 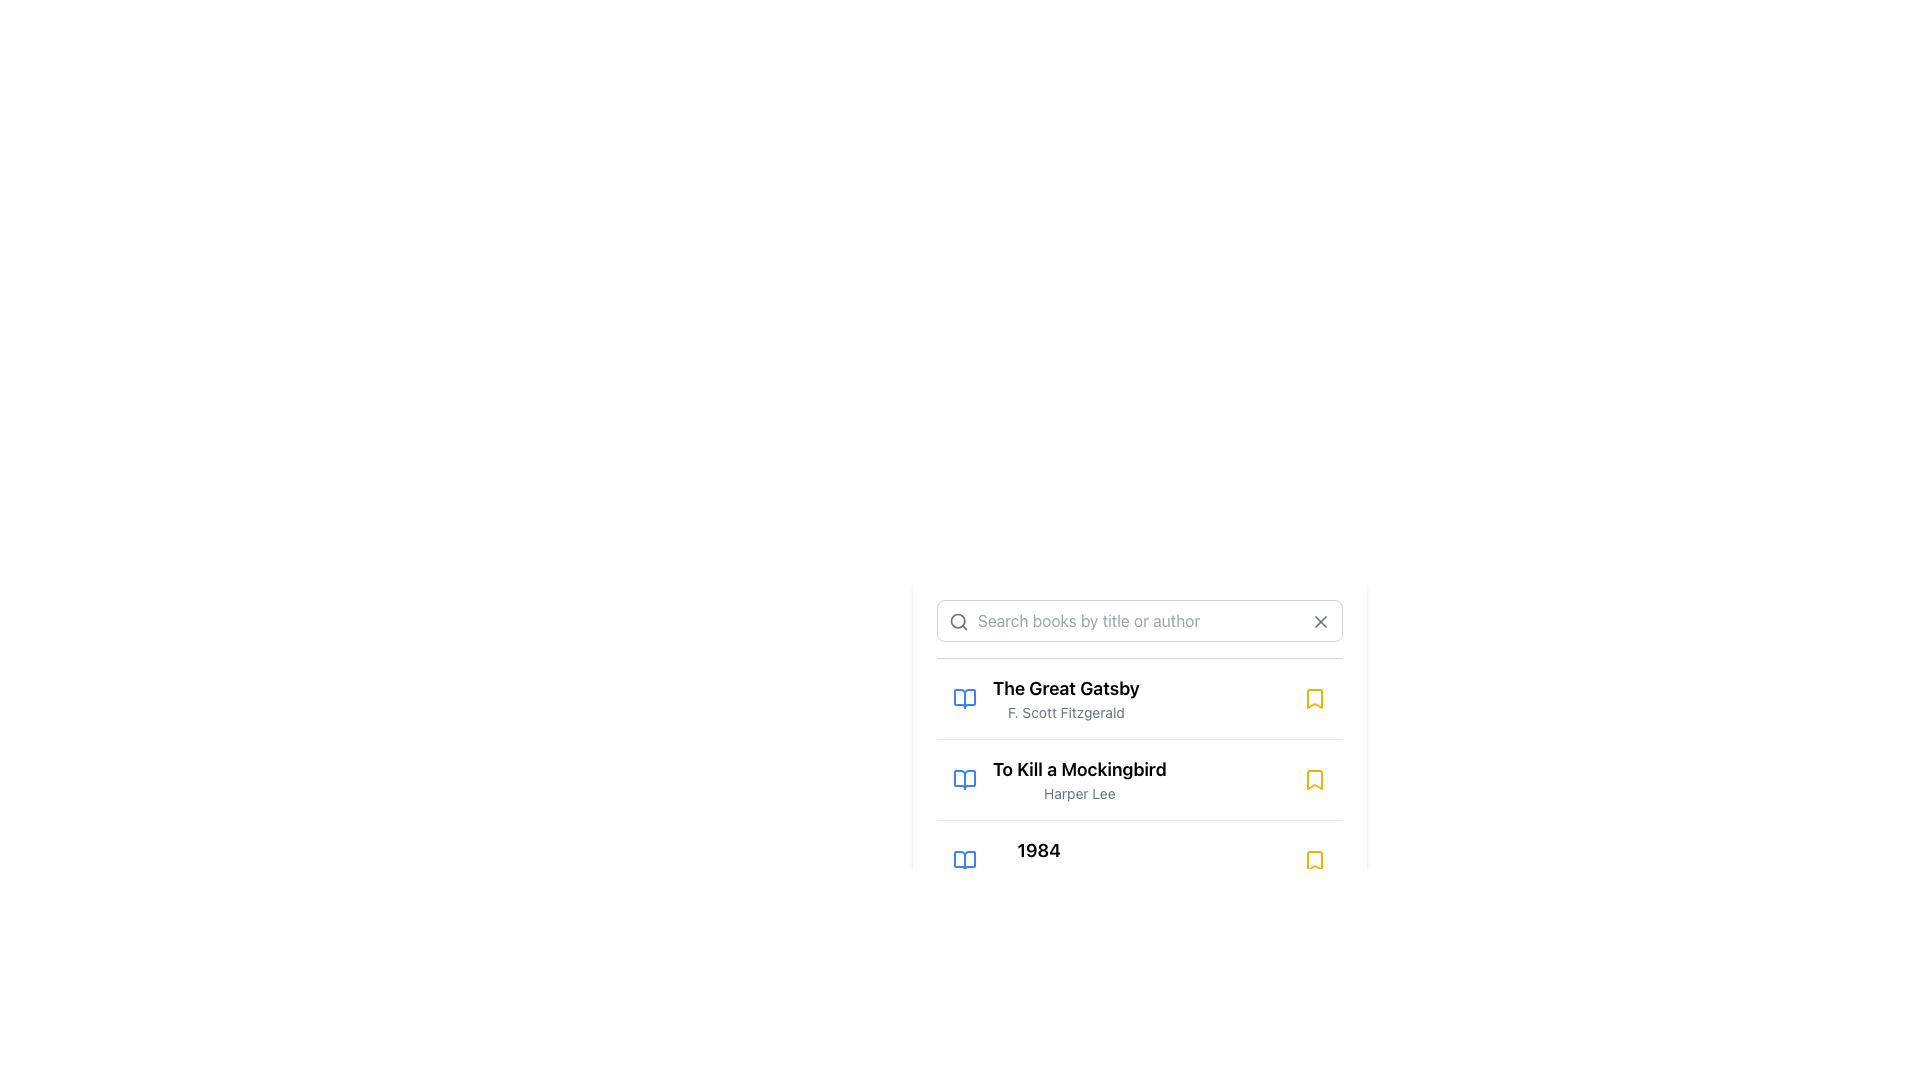 What do you see at coordinates (964, 859) in the screenshot?
I see `the book icon representing '1984' by George Orwell, which is positioned to the left of the title in the book listing` at bounding box center [964, 859].